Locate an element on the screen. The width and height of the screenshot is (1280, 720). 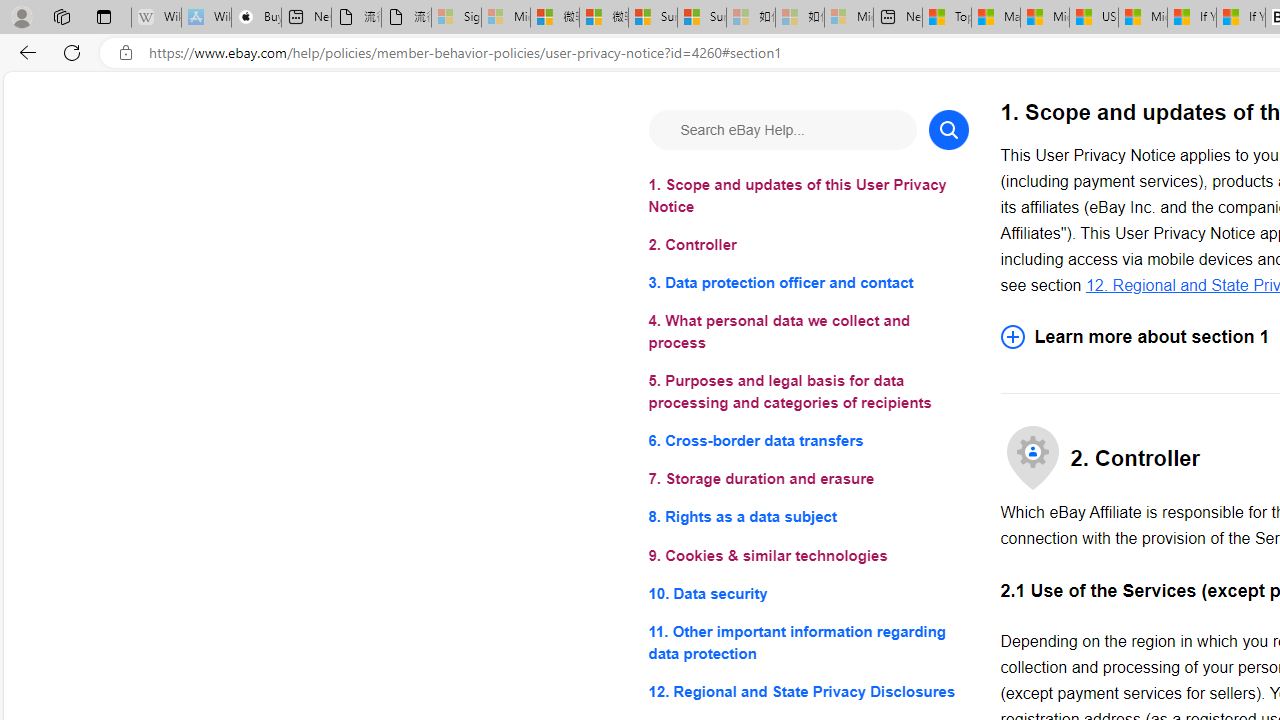
'Sign in to your Microsoft account - Sleeping' is located at coordinates (455, 17).